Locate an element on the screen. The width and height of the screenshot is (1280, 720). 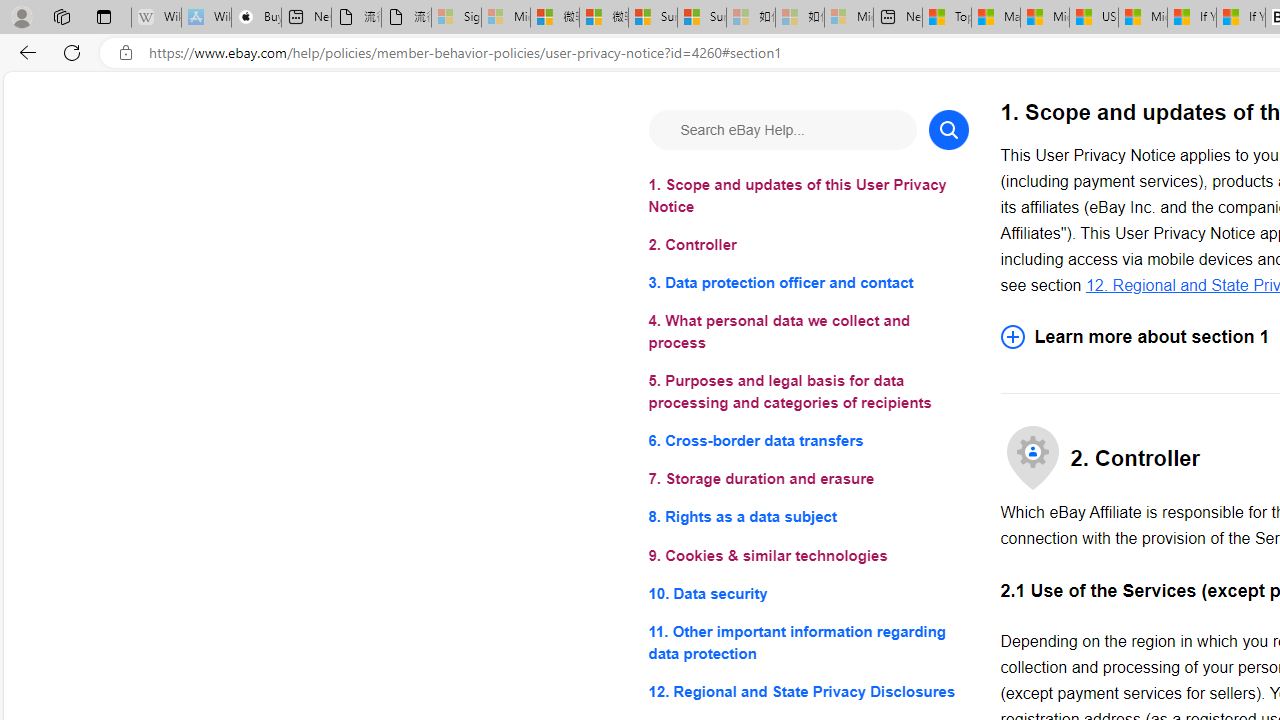
'Sign in to your Microsoft account - Sleeping' is located at coordinates (455, 17).